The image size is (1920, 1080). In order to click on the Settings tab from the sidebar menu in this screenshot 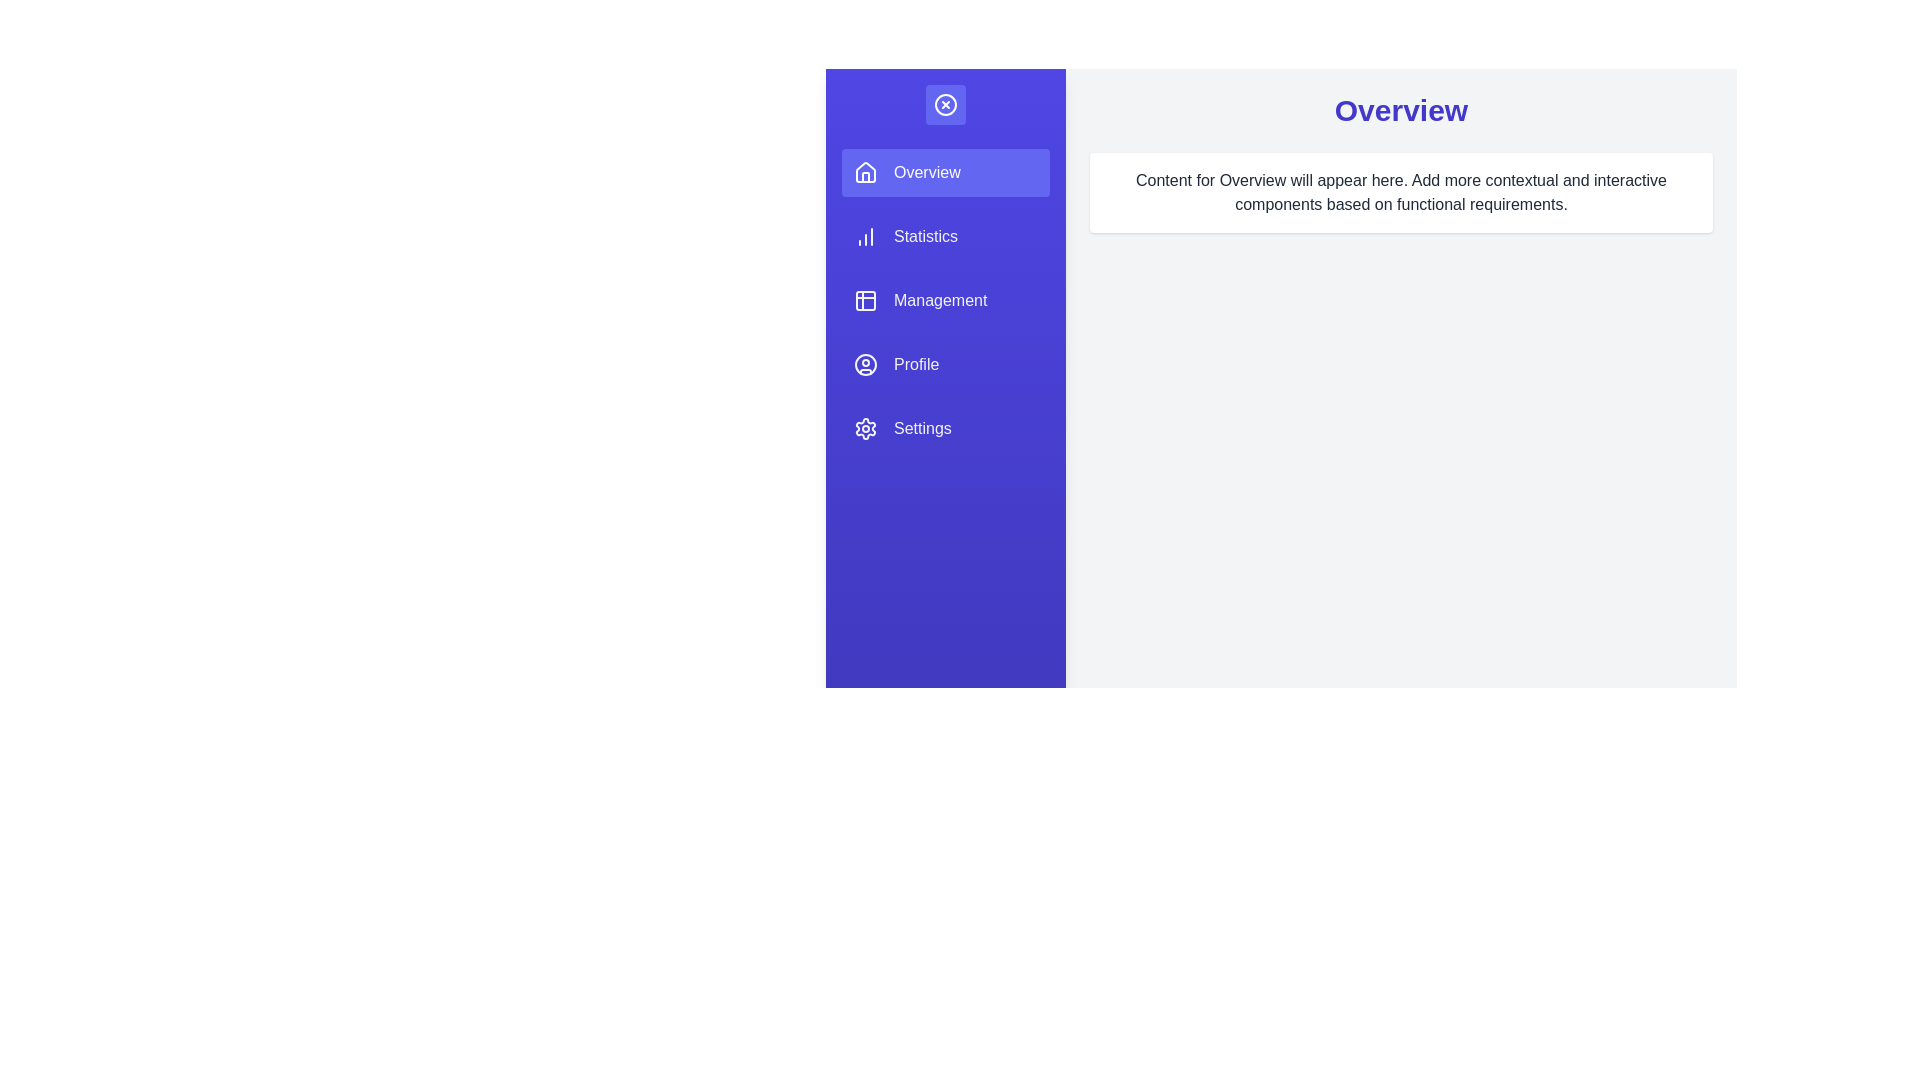, I will do `click(944, 427)`.